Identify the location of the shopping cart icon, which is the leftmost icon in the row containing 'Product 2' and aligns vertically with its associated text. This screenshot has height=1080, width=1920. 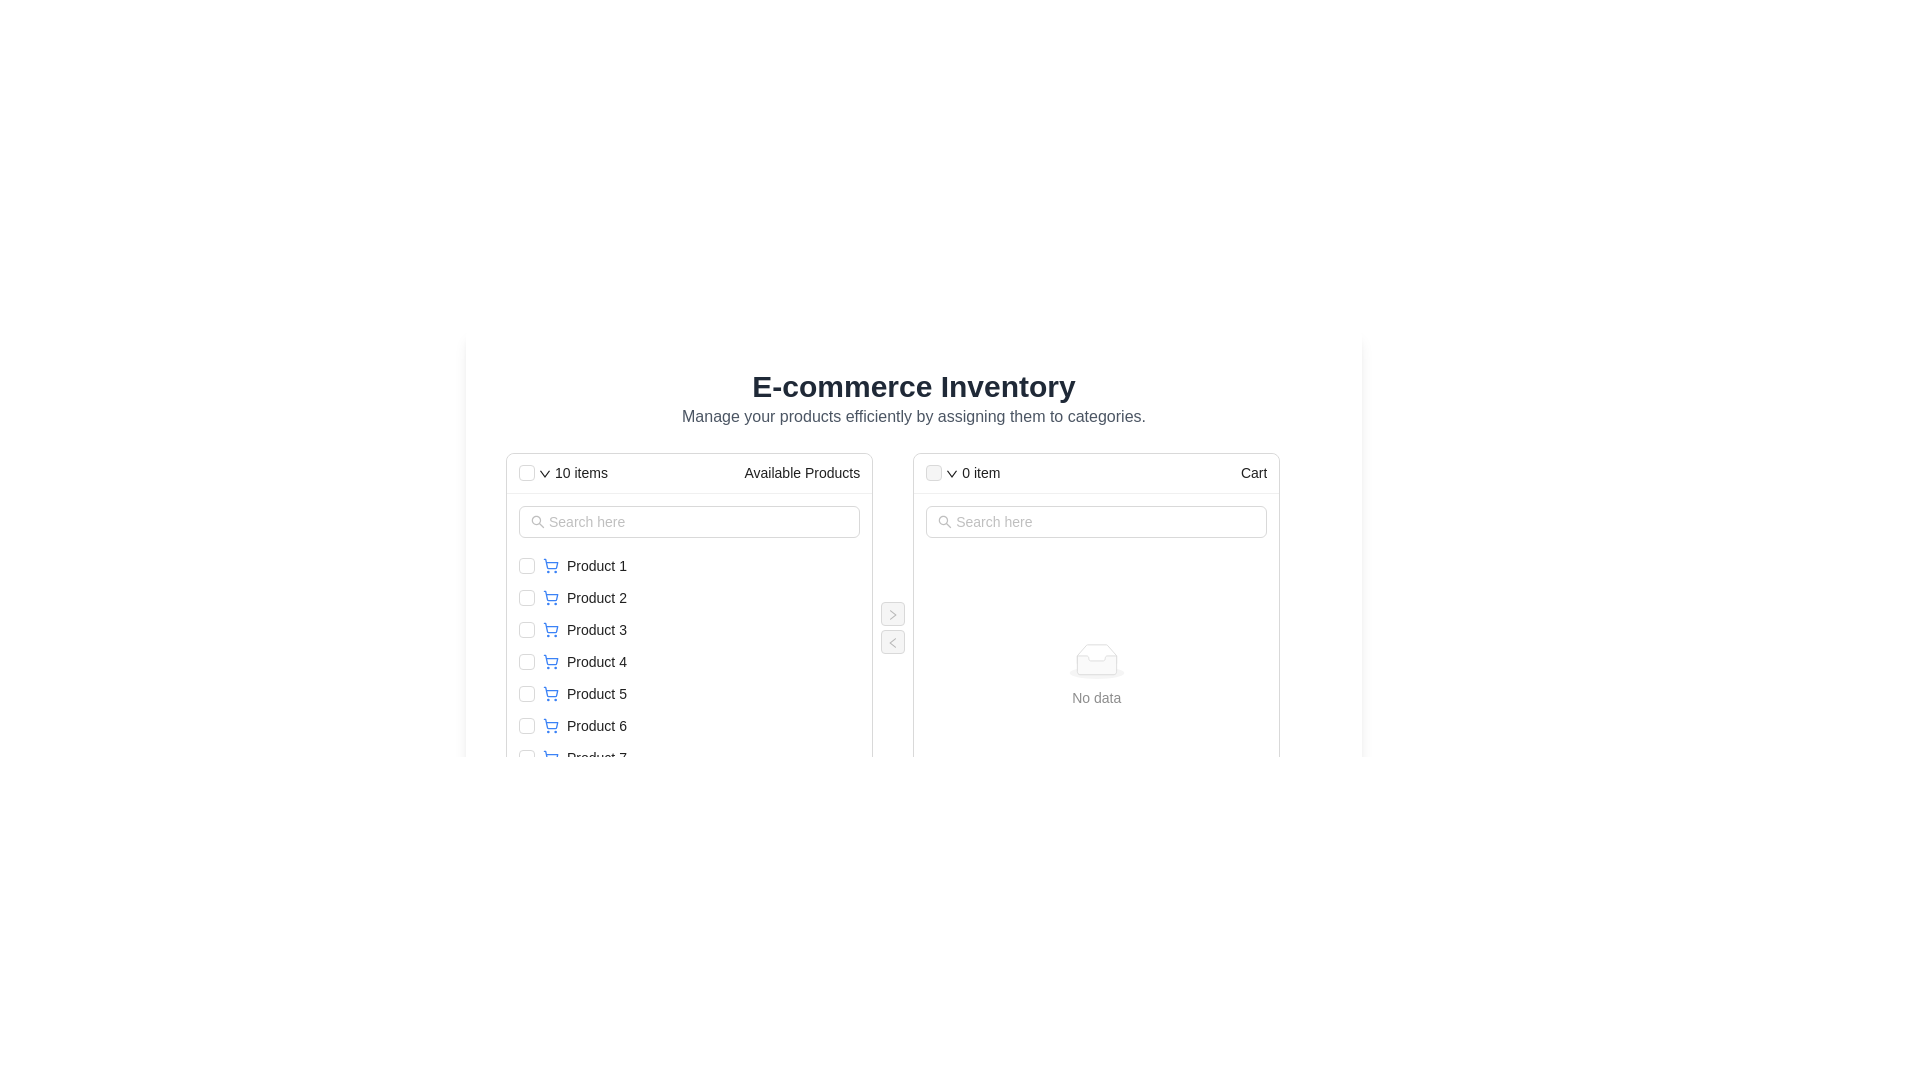
(551, 596).